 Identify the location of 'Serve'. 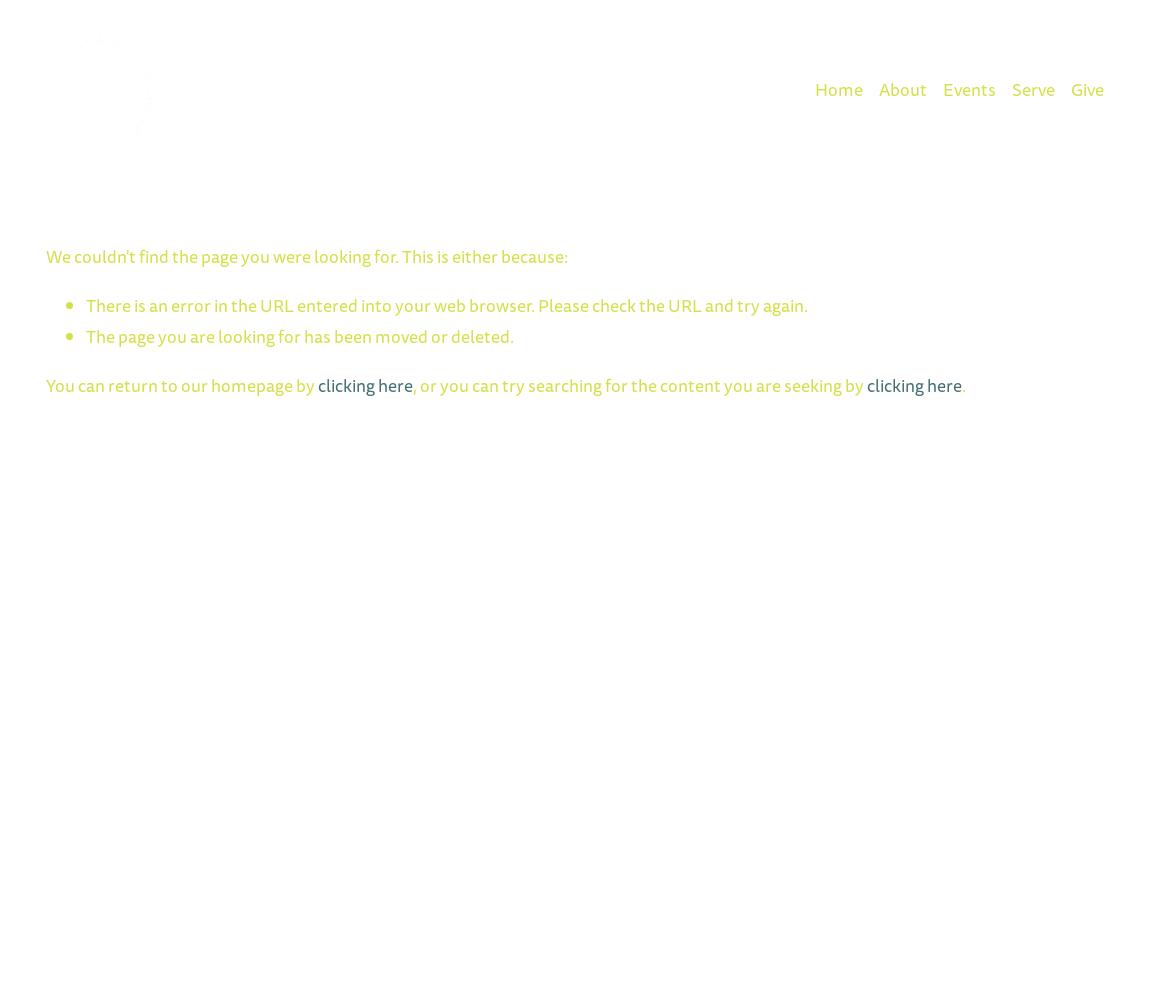
(1032, 87).